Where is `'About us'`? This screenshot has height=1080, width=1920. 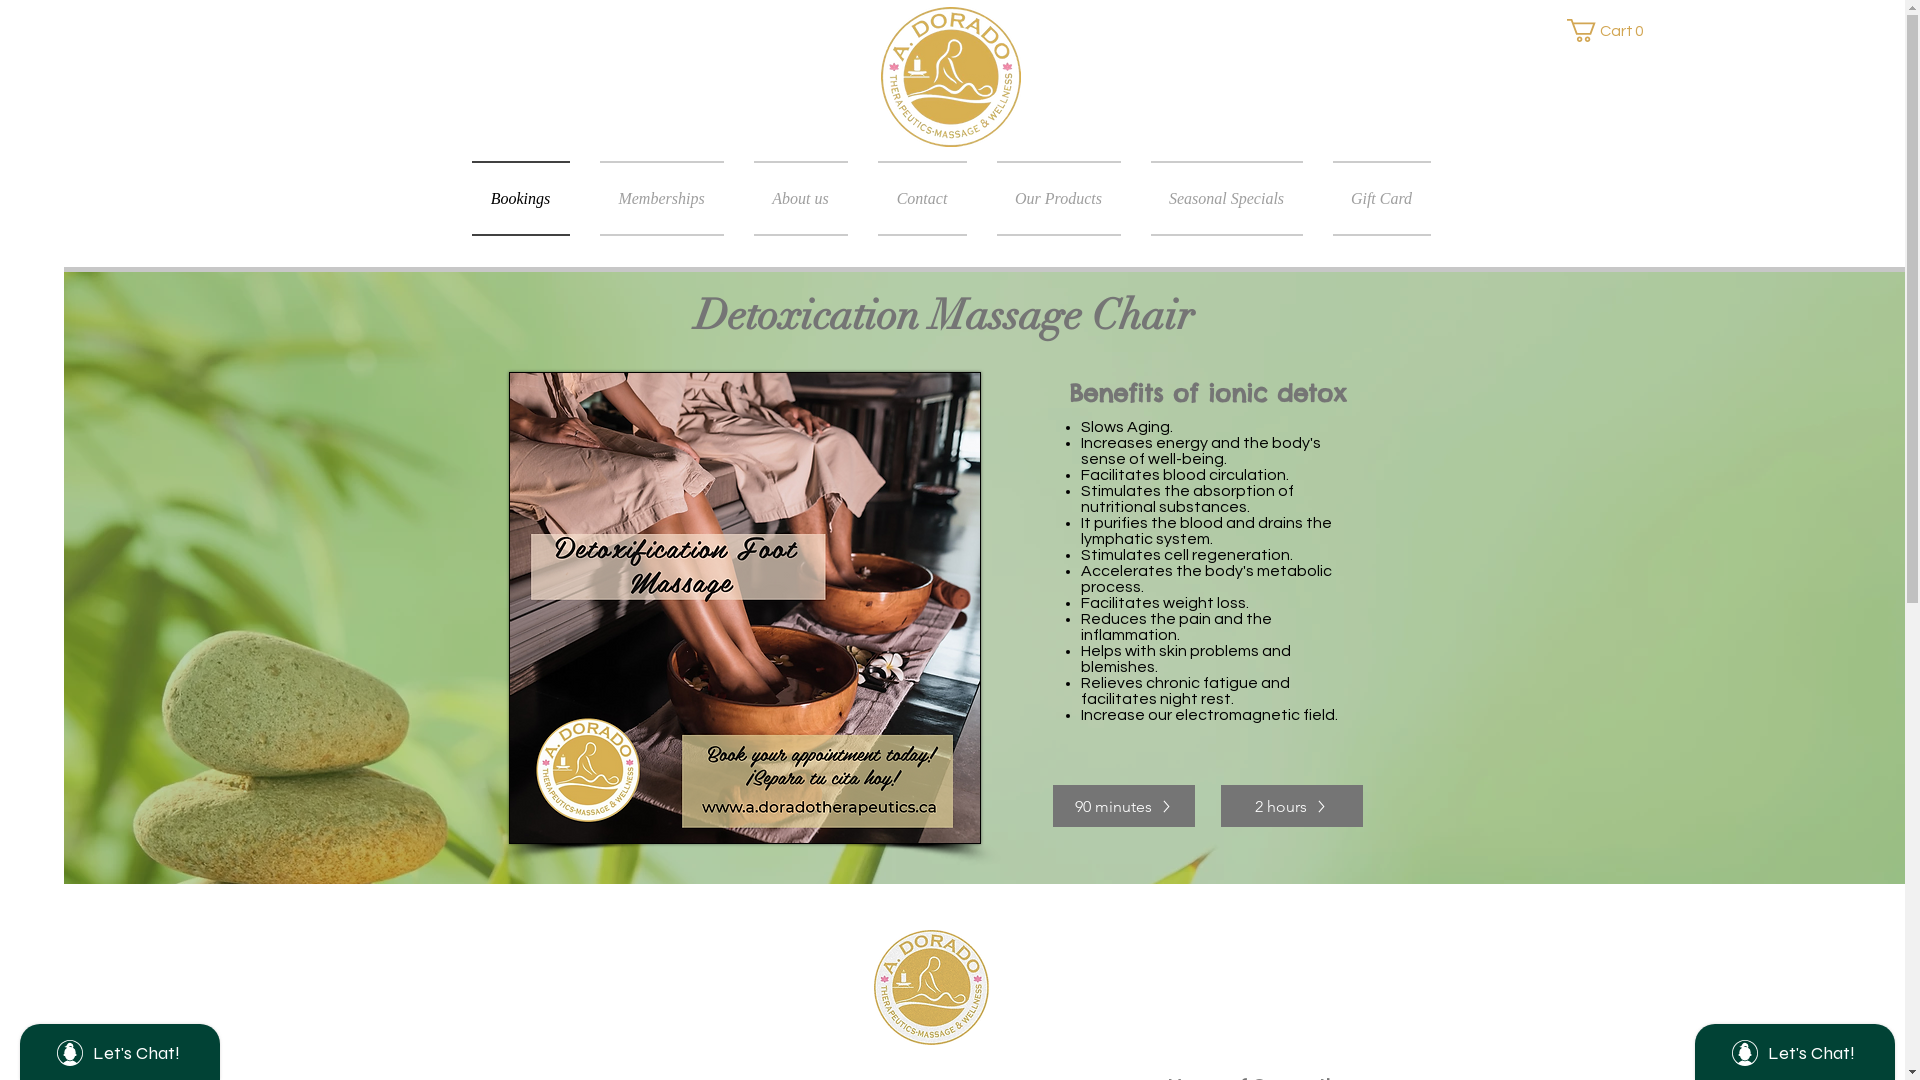
'About us' is located at coordinates (800, 198).